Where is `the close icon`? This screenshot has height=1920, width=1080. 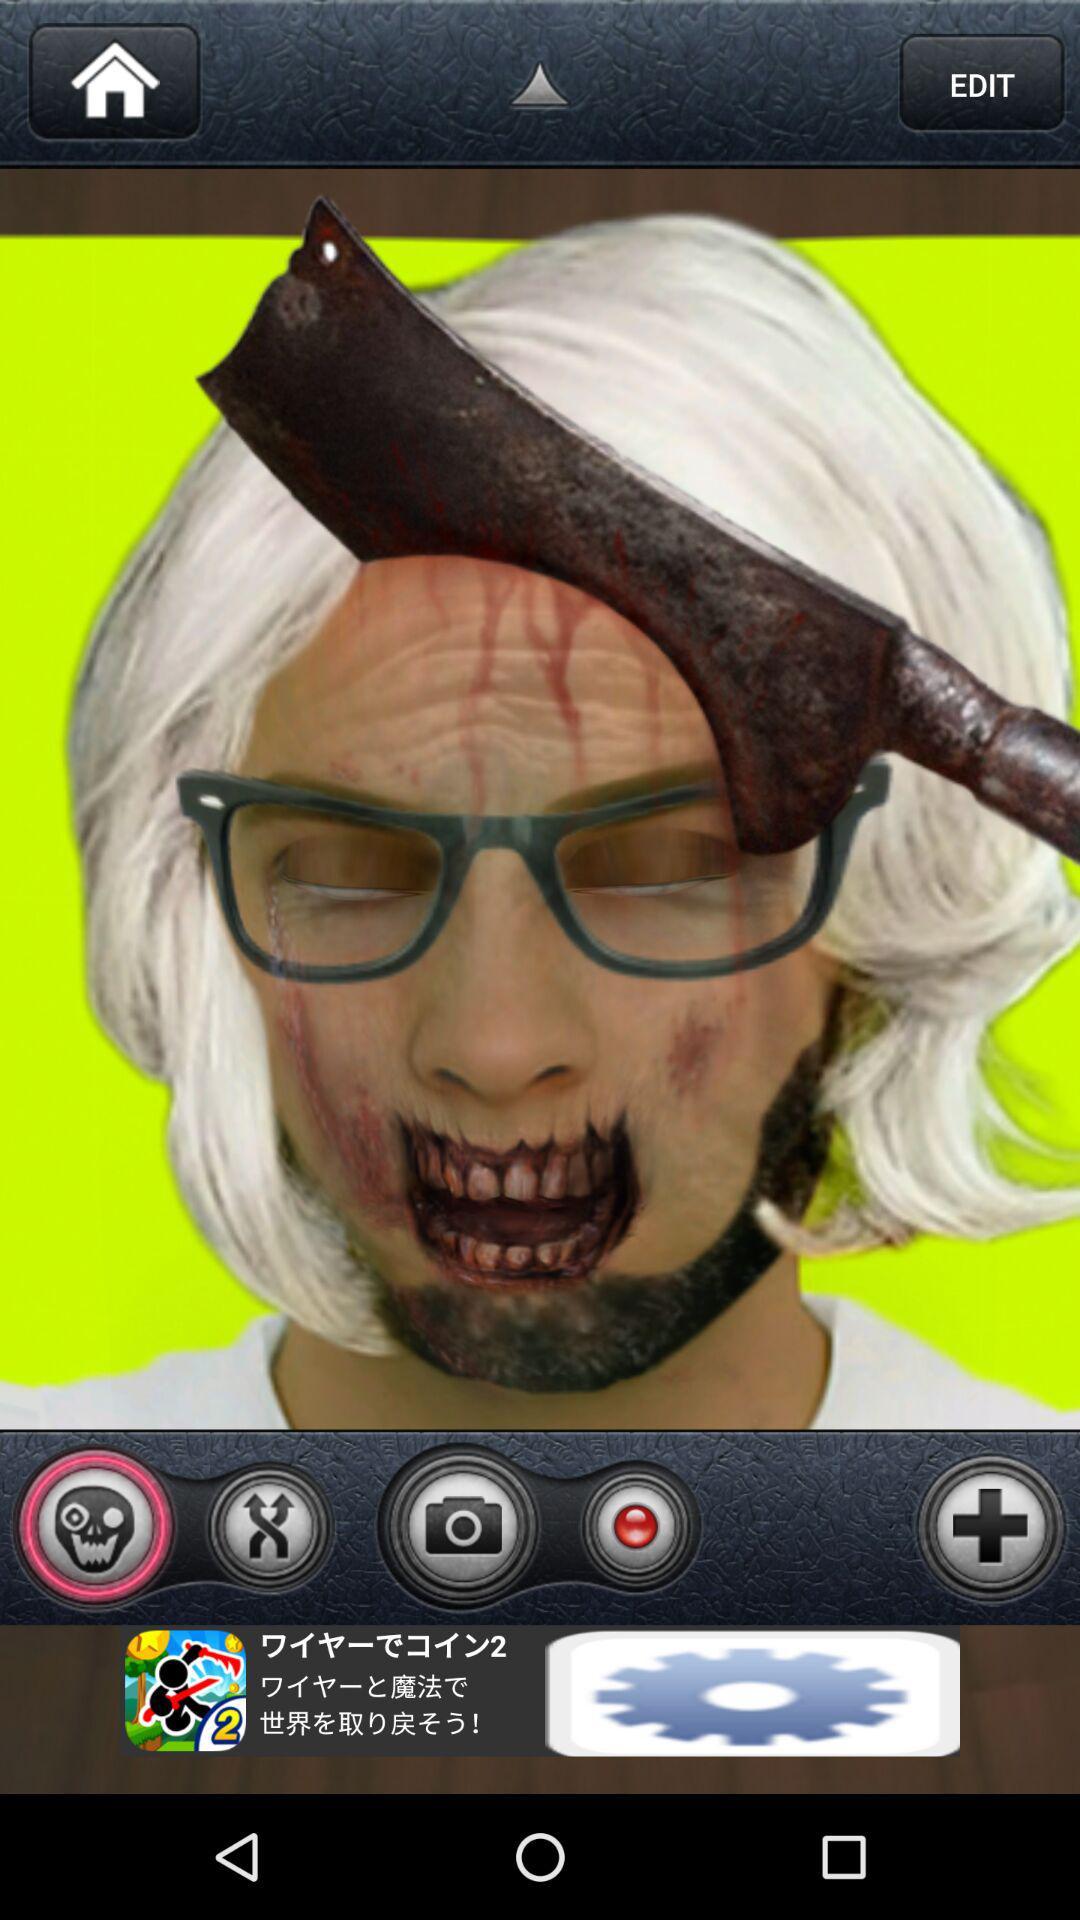 the close icon is located at coordinates (267, 1634).